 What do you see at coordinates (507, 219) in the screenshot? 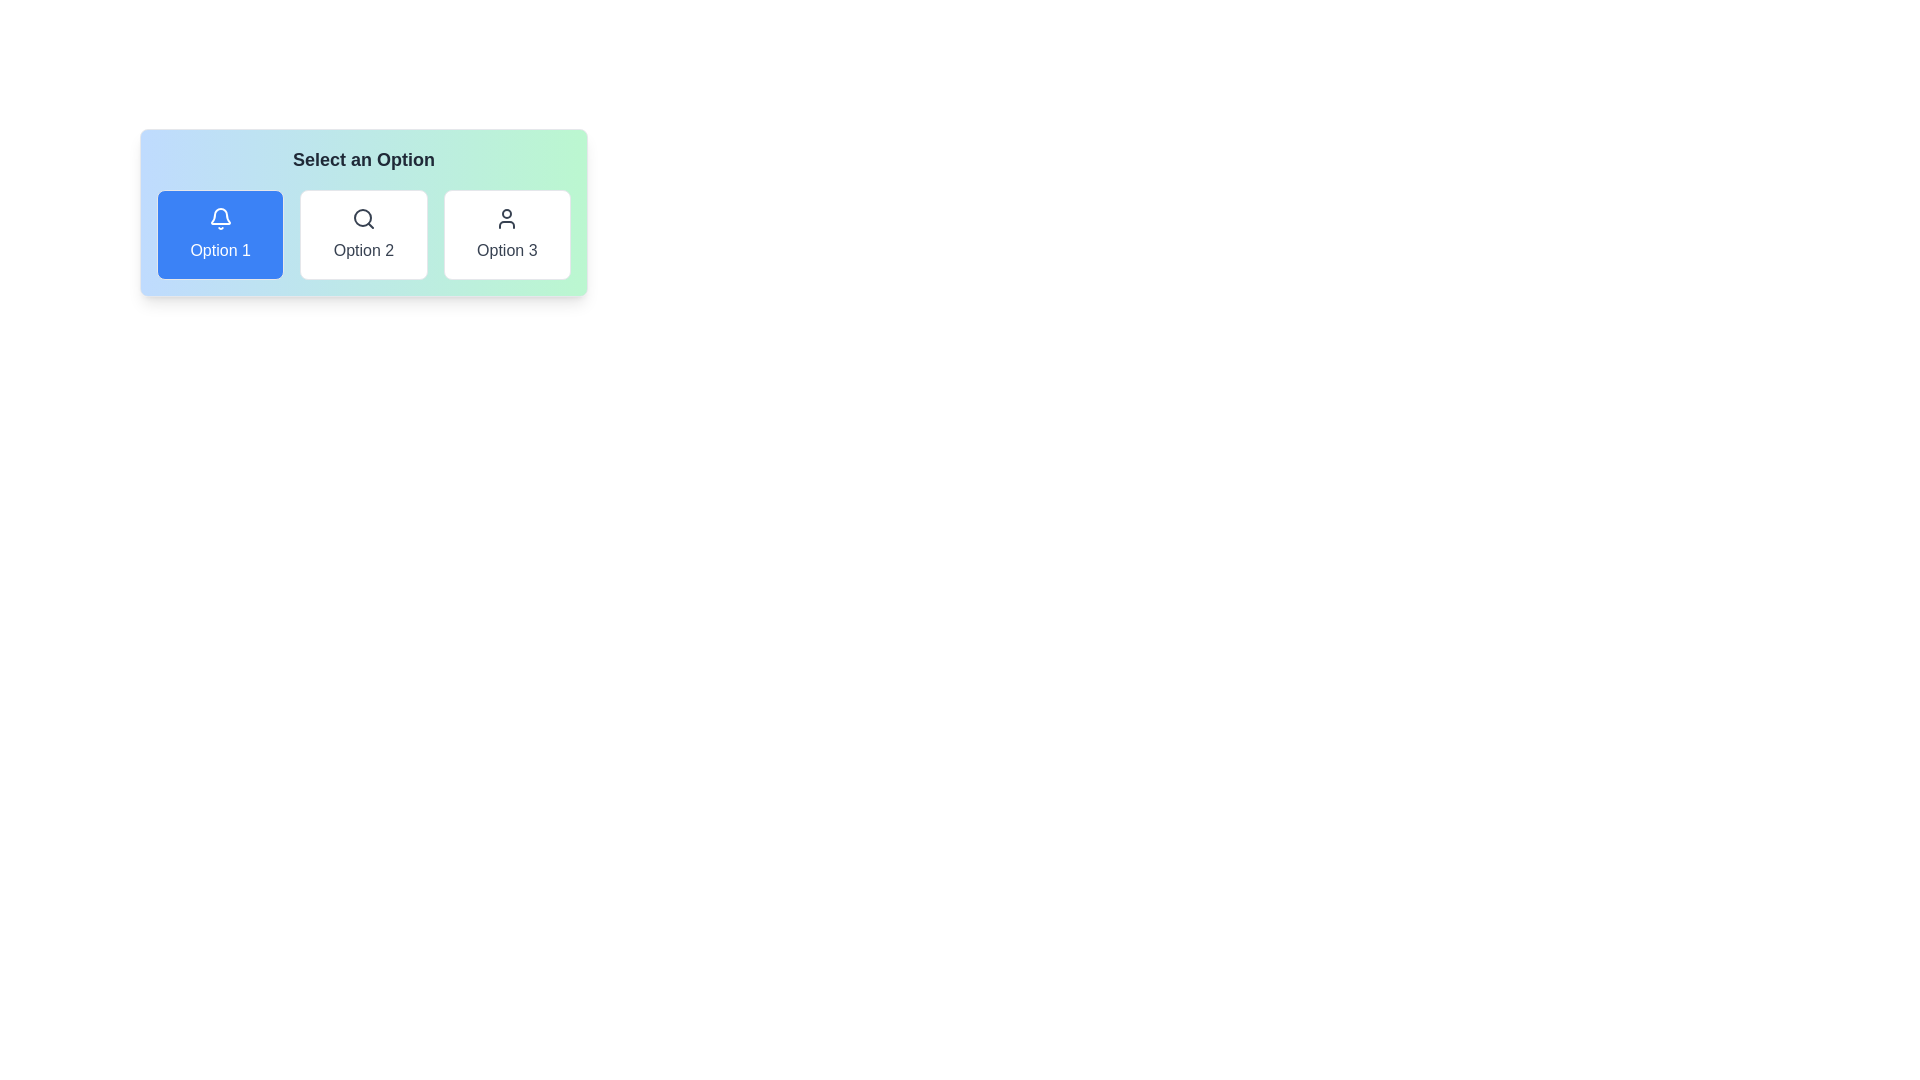
I see `the 'Option 3' icon that represents user or profile-related functionality in the horizontal option menu` at bounding box center [507, 219].